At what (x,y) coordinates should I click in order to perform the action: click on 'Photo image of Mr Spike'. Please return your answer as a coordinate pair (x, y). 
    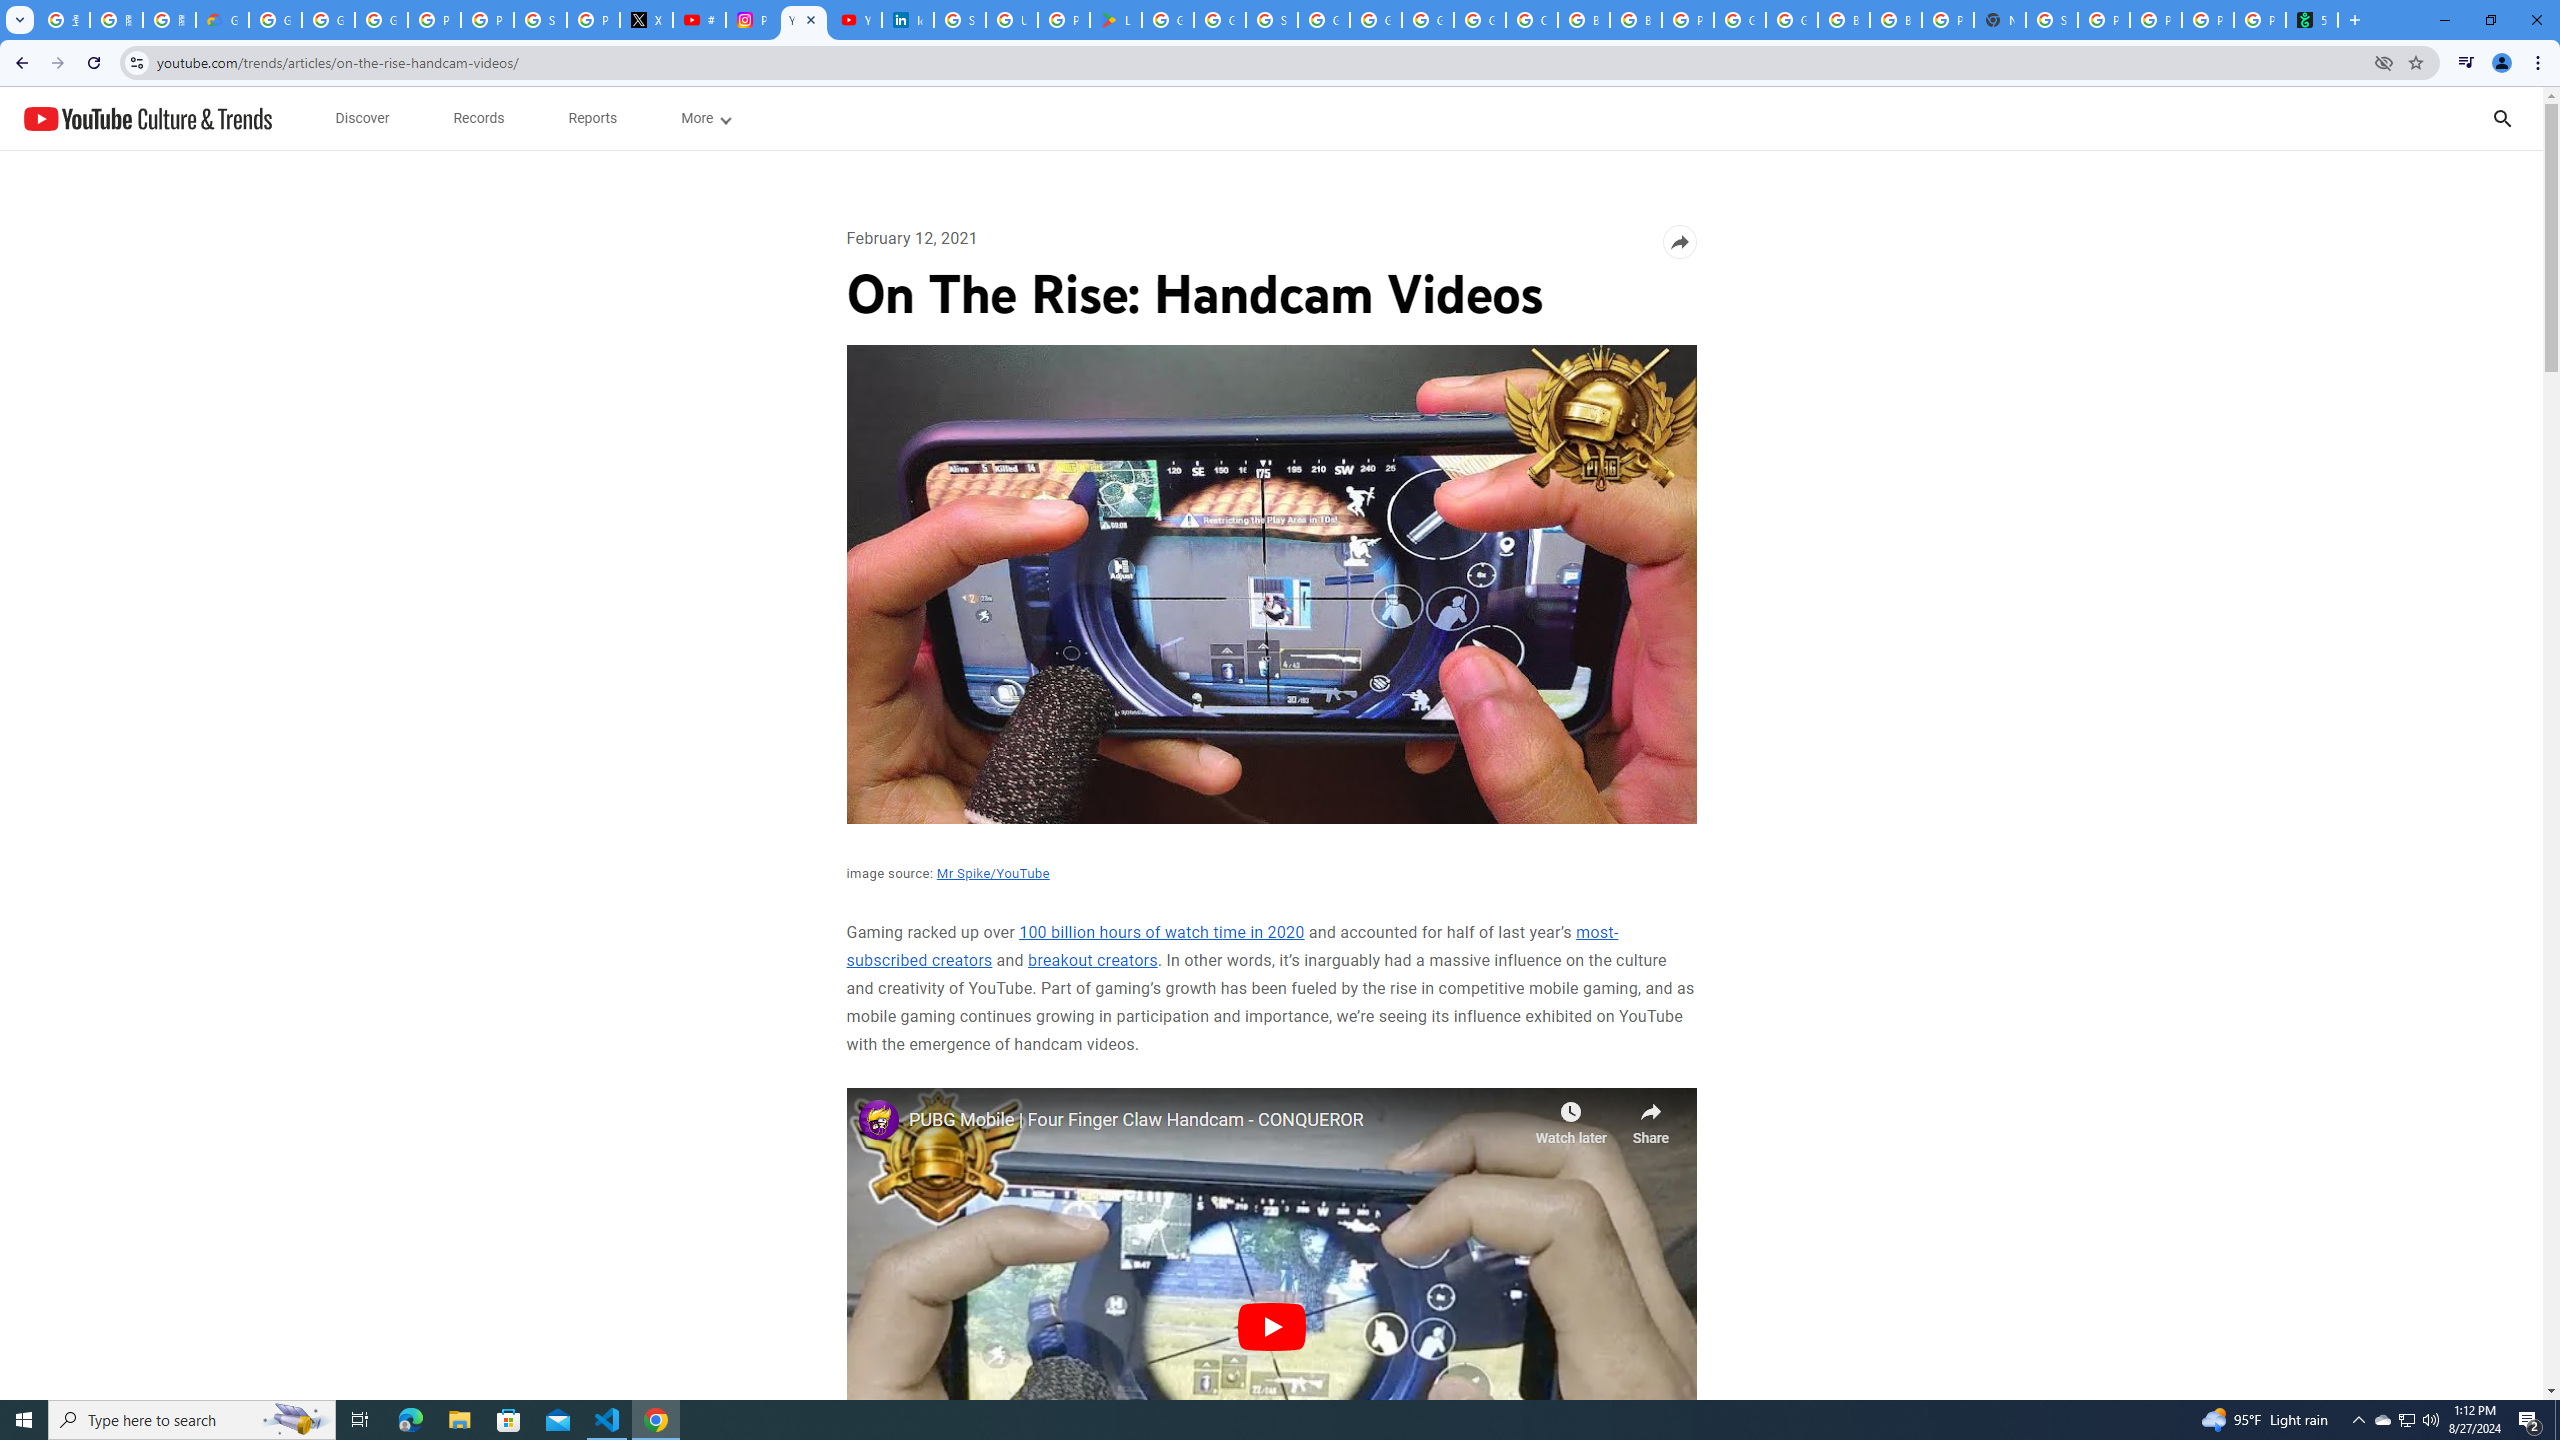
    Looking at the image, I should click on (877, 1118).